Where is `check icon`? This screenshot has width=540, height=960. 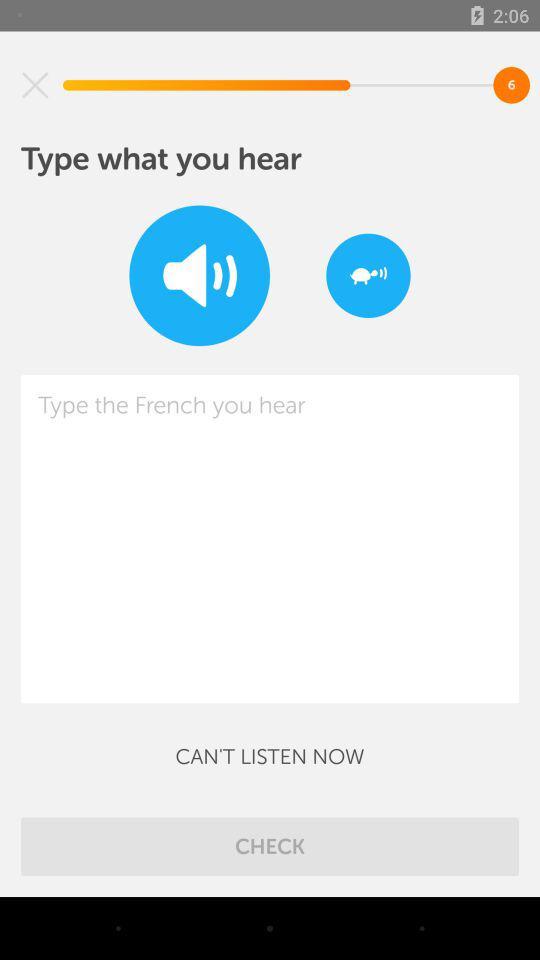
check icon is located at coordinates (270, 845).